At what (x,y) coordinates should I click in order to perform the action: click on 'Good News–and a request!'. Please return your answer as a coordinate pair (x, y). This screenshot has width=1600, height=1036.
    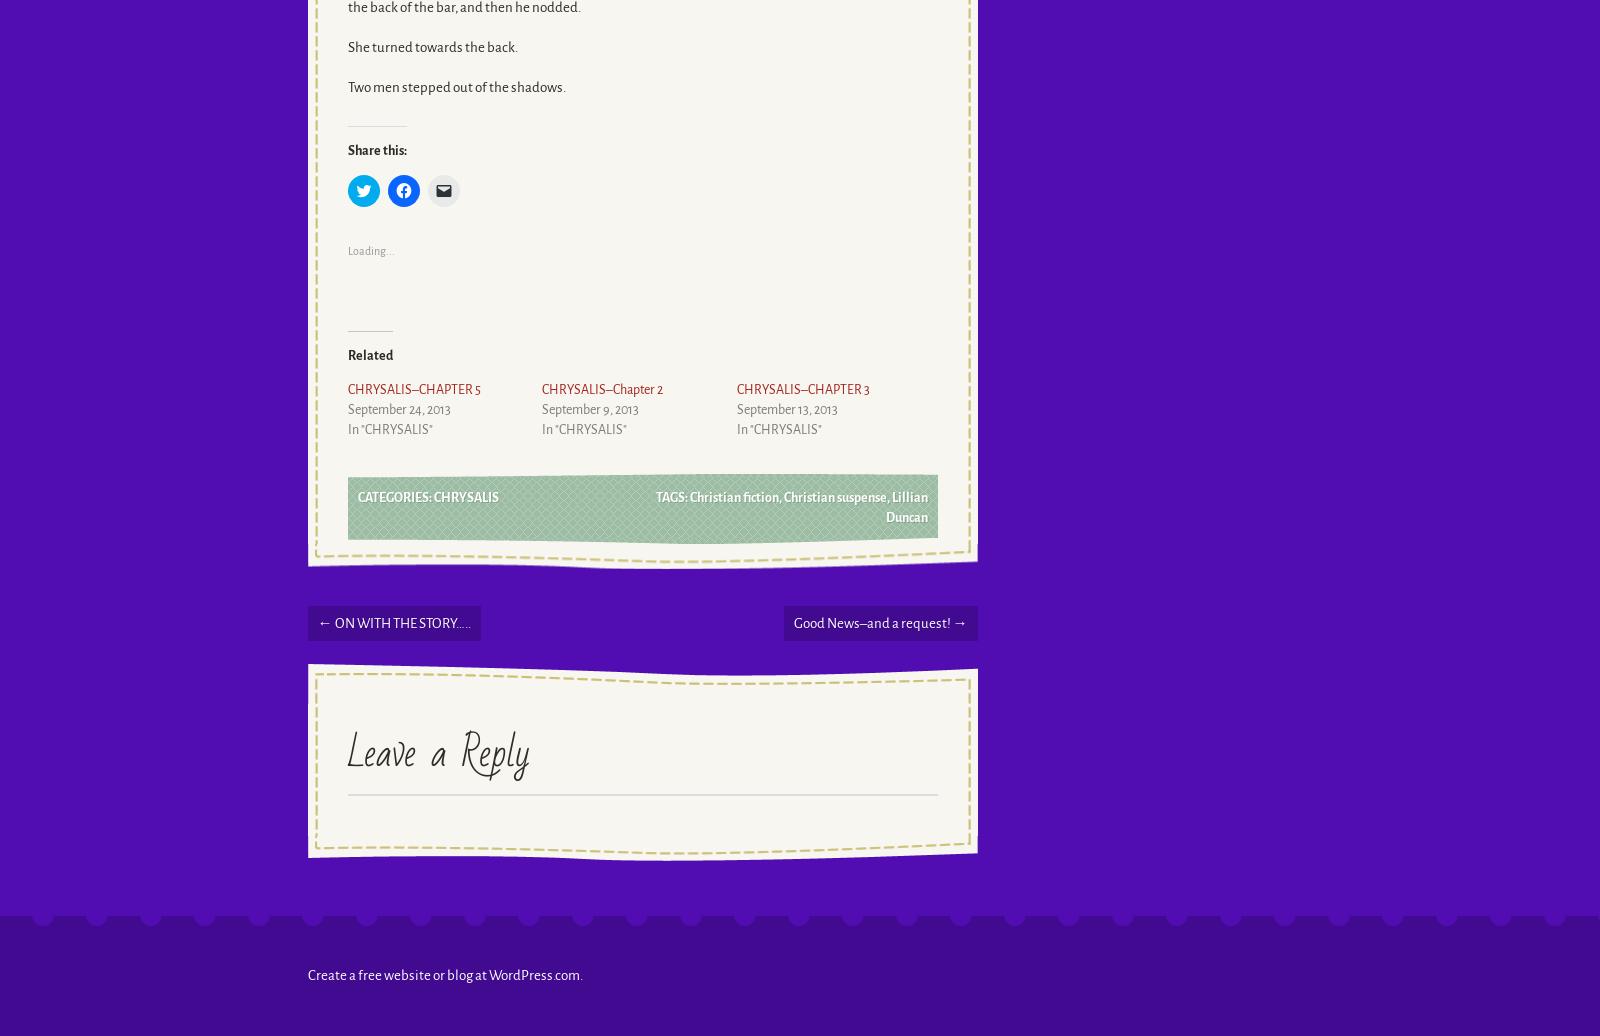
    Looking at the image, I should click on (871, 622).